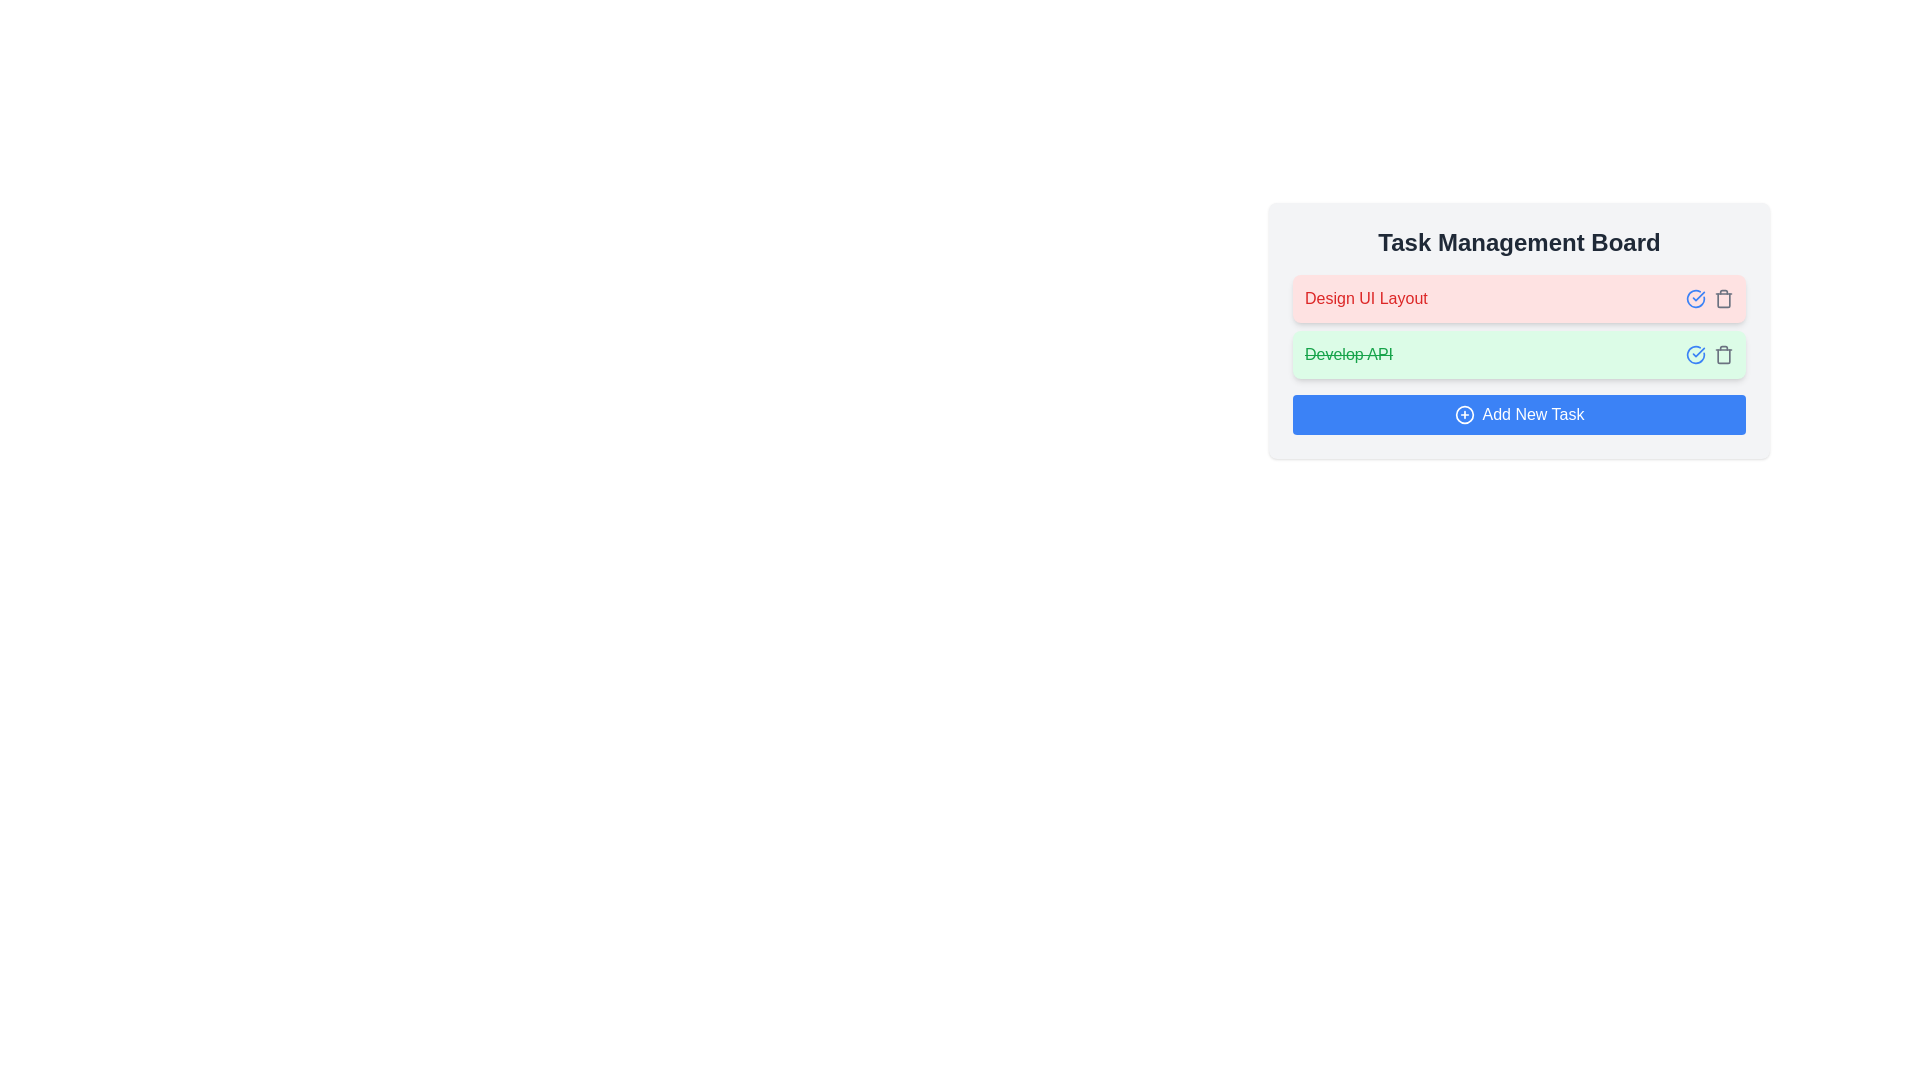 The image size is (1920, 1080). I want to click on the third interactive icon, which serves as the delete button for the 'Develop API' task, so click(1722, 353).